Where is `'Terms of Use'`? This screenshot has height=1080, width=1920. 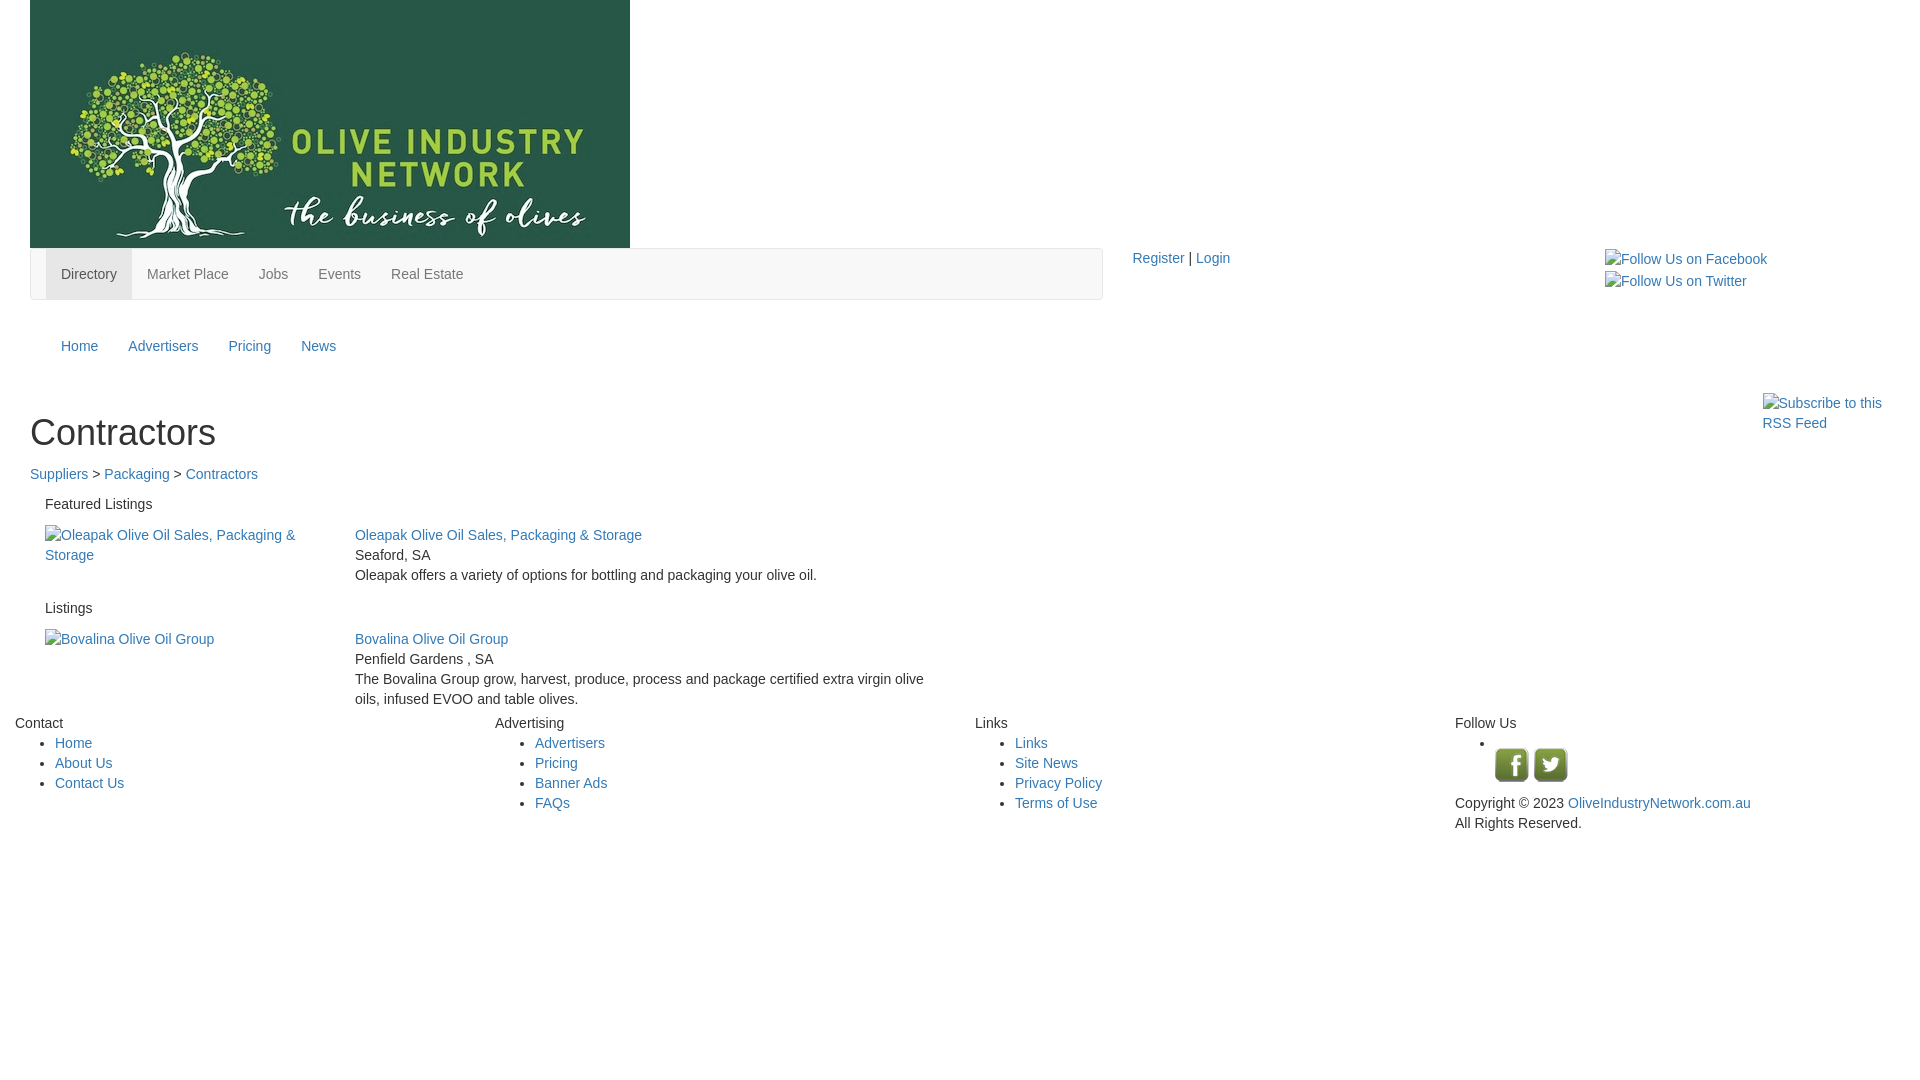
'Terms of Use' is located at coordinates (1055, 801).